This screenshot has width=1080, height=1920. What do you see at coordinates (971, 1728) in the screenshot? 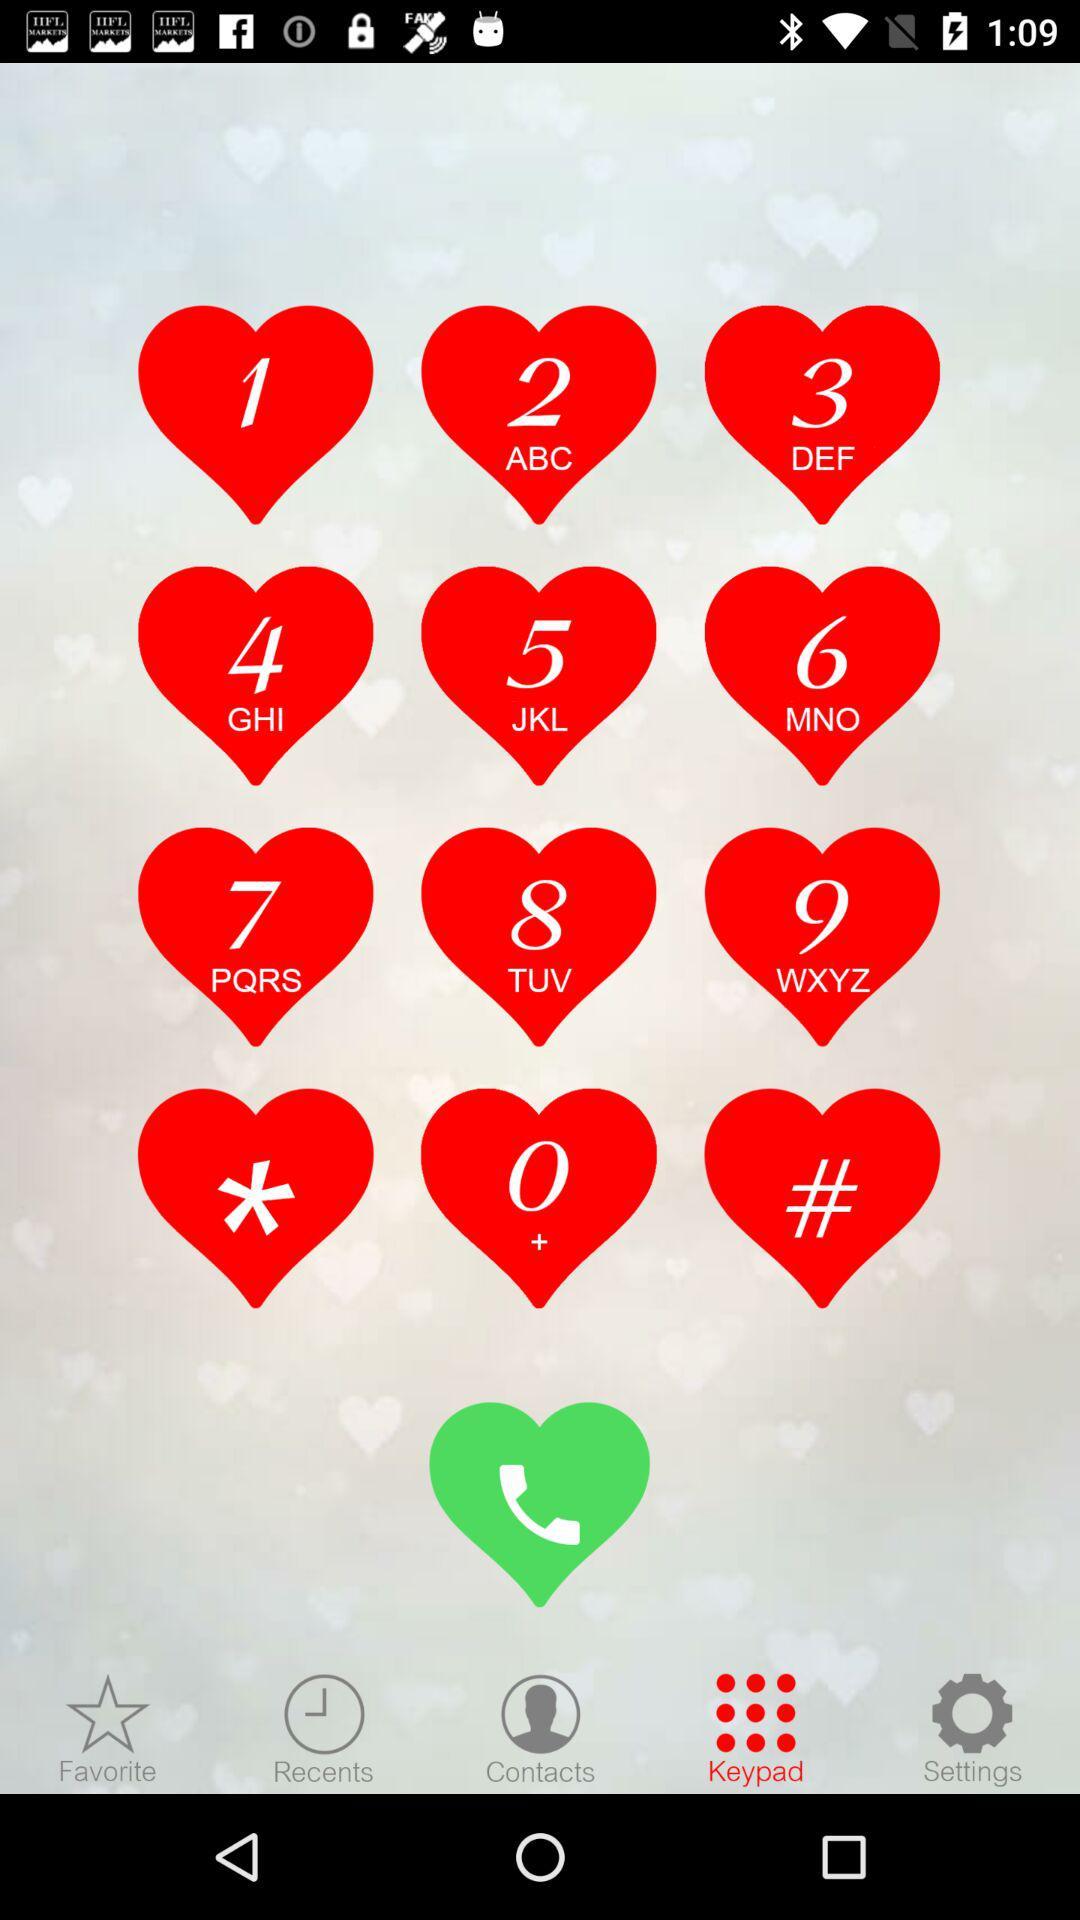
I see `settings` at bounding box center [971, 1728].